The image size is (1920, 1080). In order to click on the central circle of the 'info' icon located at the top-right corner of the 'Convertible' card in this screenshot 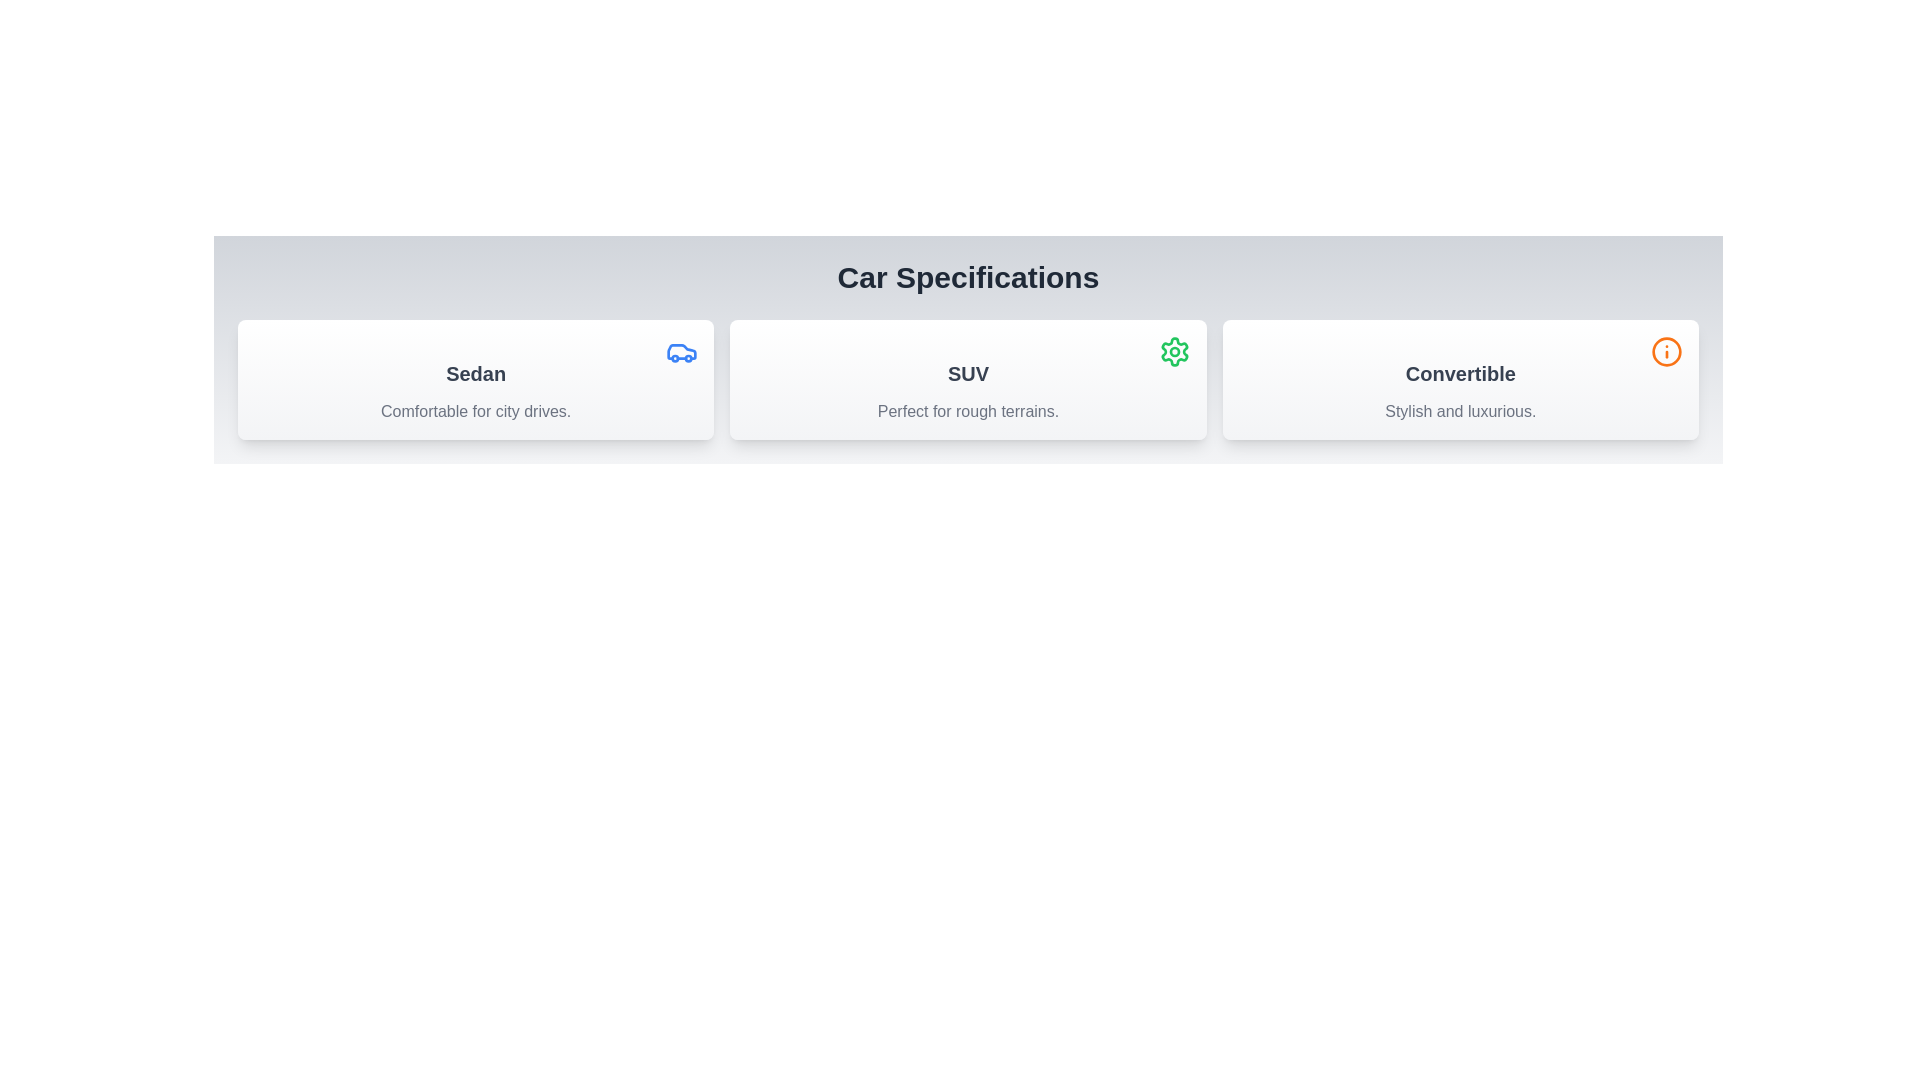, I will do `click(1666, 350)`.